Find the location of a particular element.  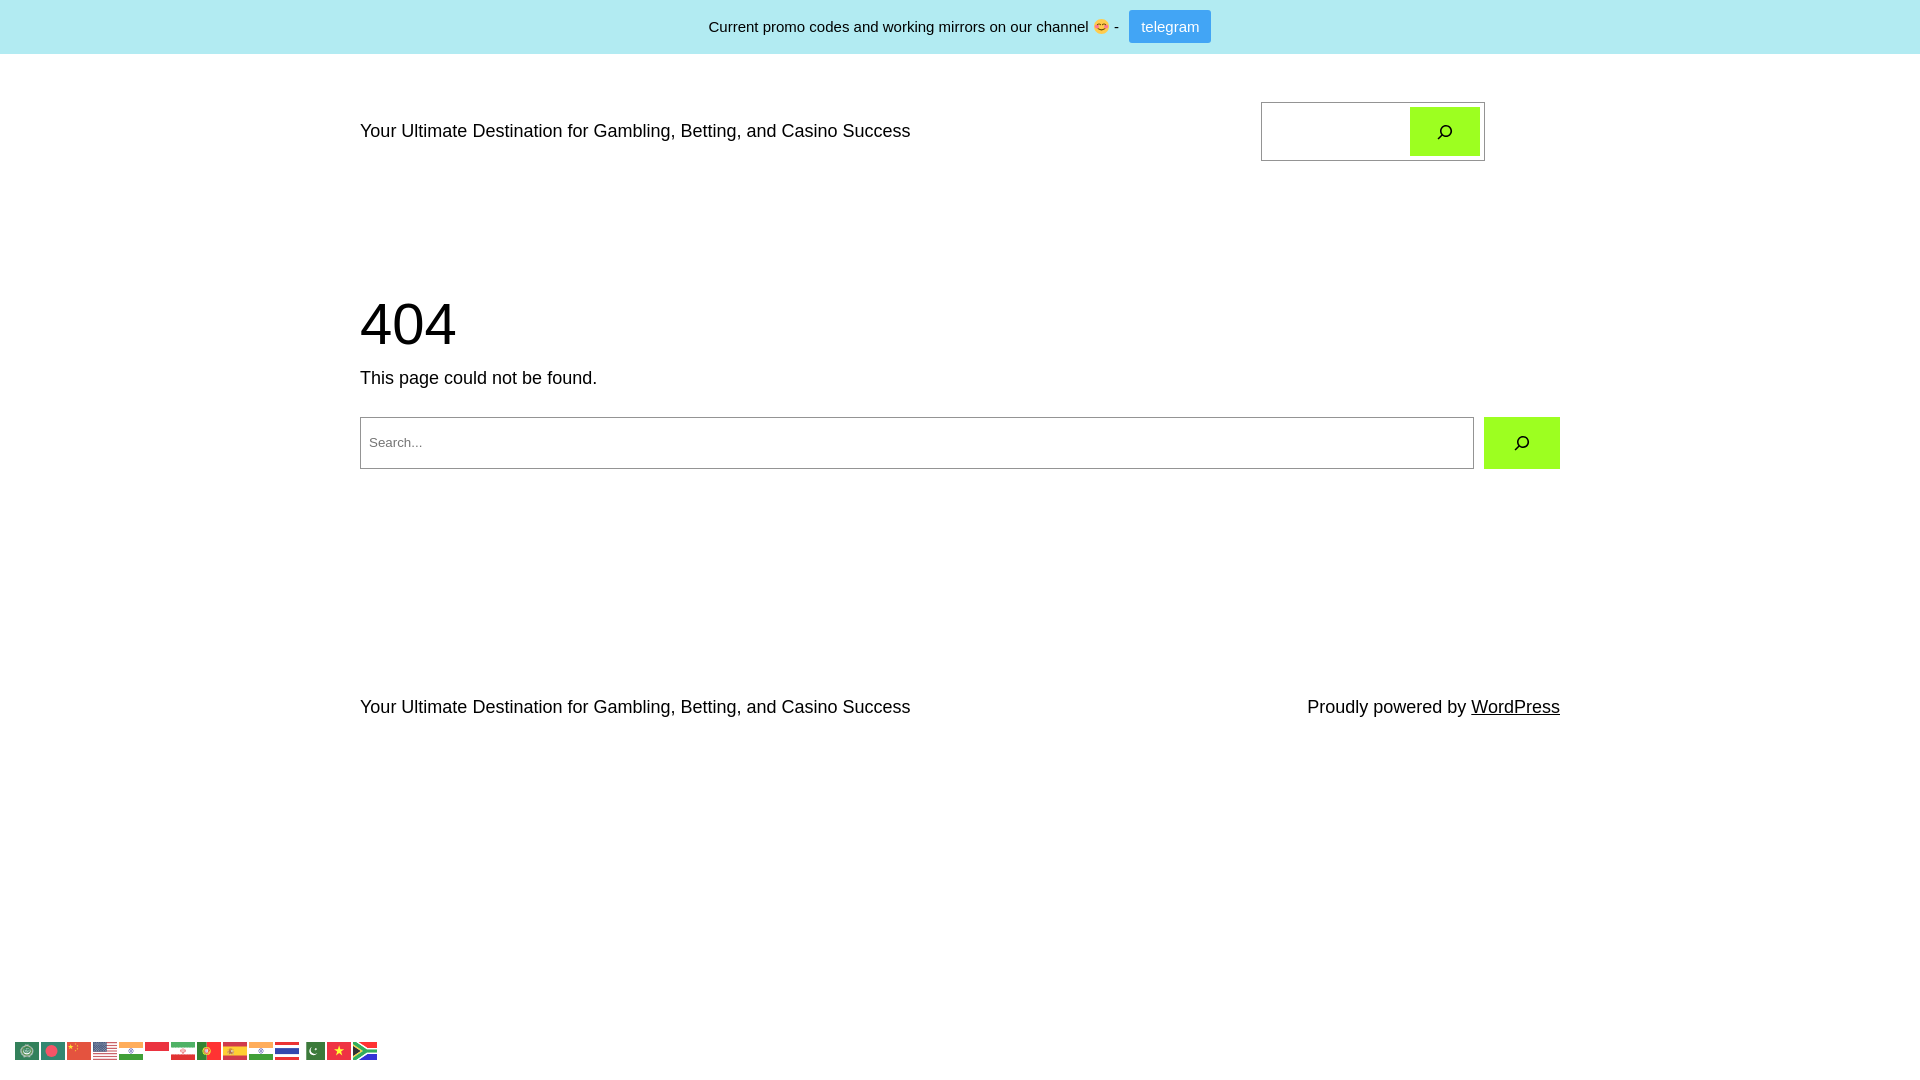

'Bengali' is located at coordinates (53, 1048).